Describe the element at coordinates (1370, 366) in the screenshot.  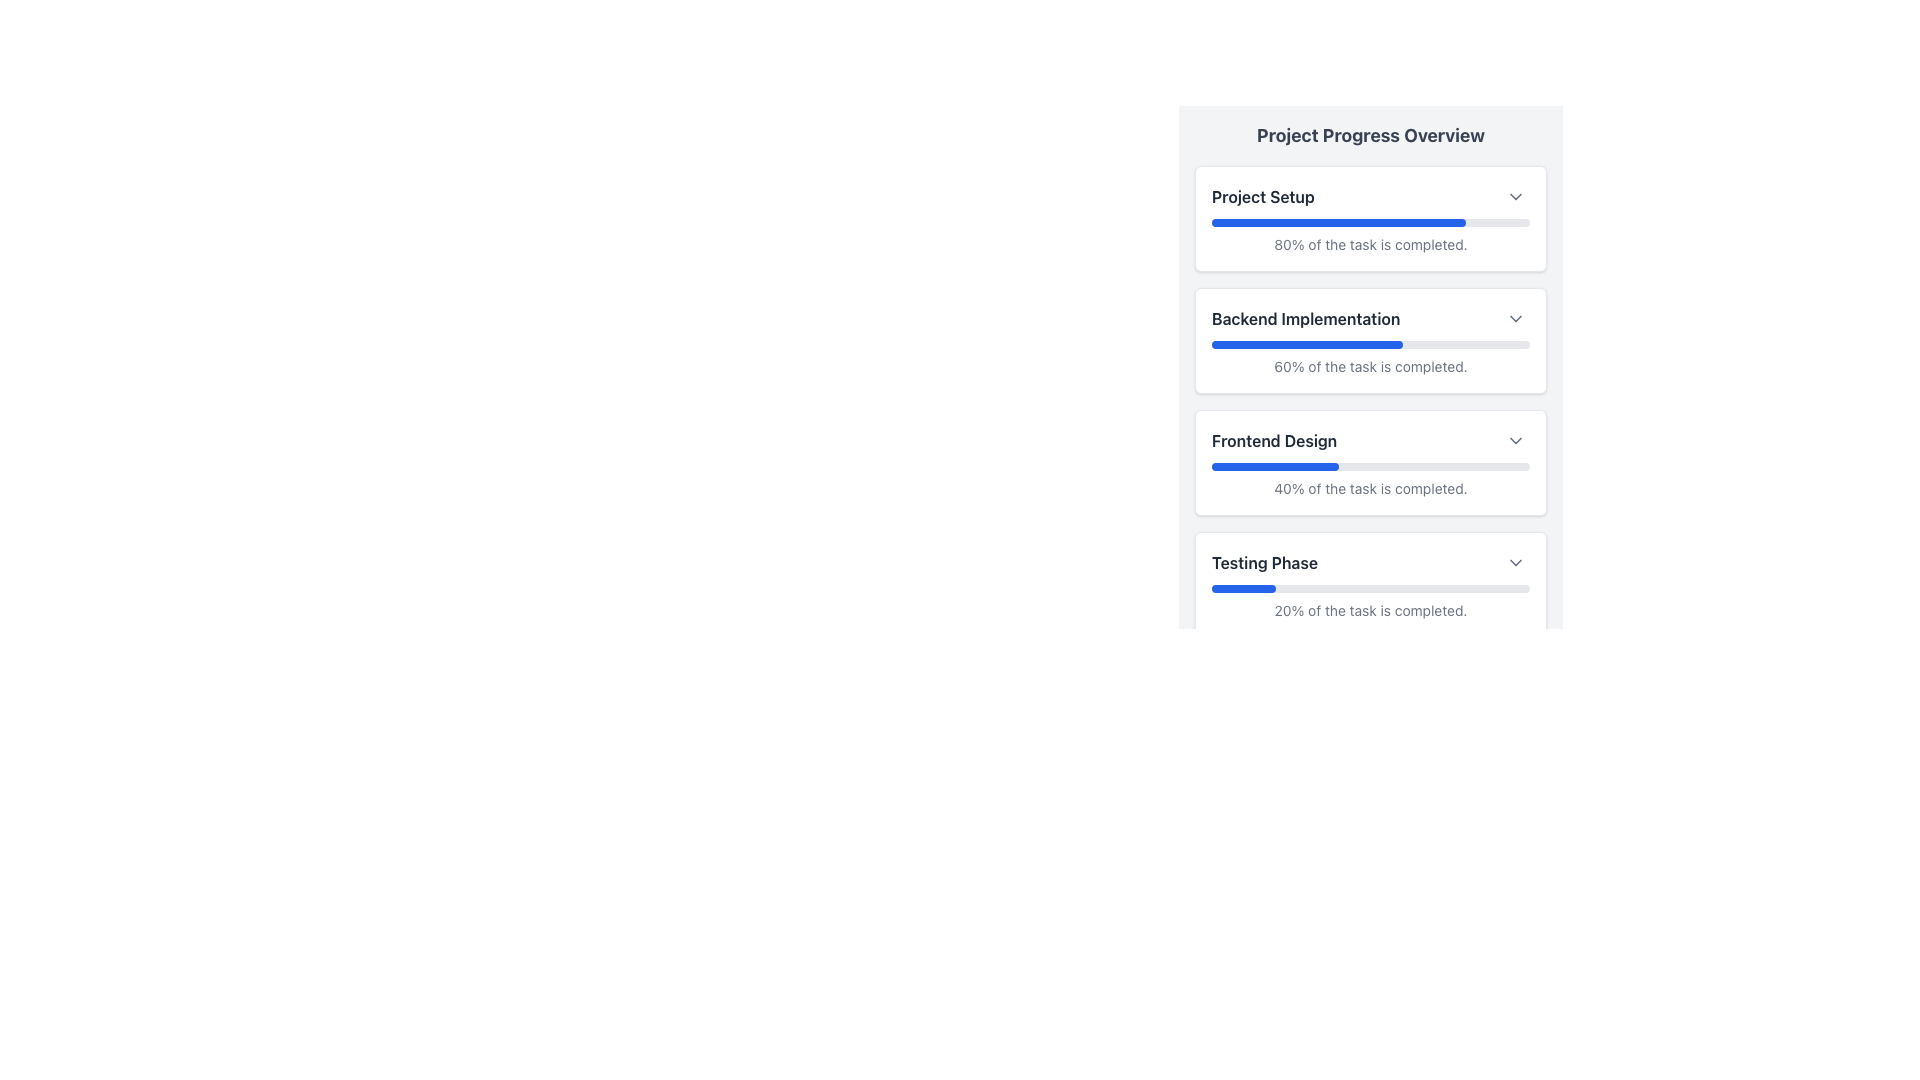
I see `the Text Label displaying '60% of the task is completed.' located underneath the blue progress bar in the 'Backend Implementation' section` at that location.